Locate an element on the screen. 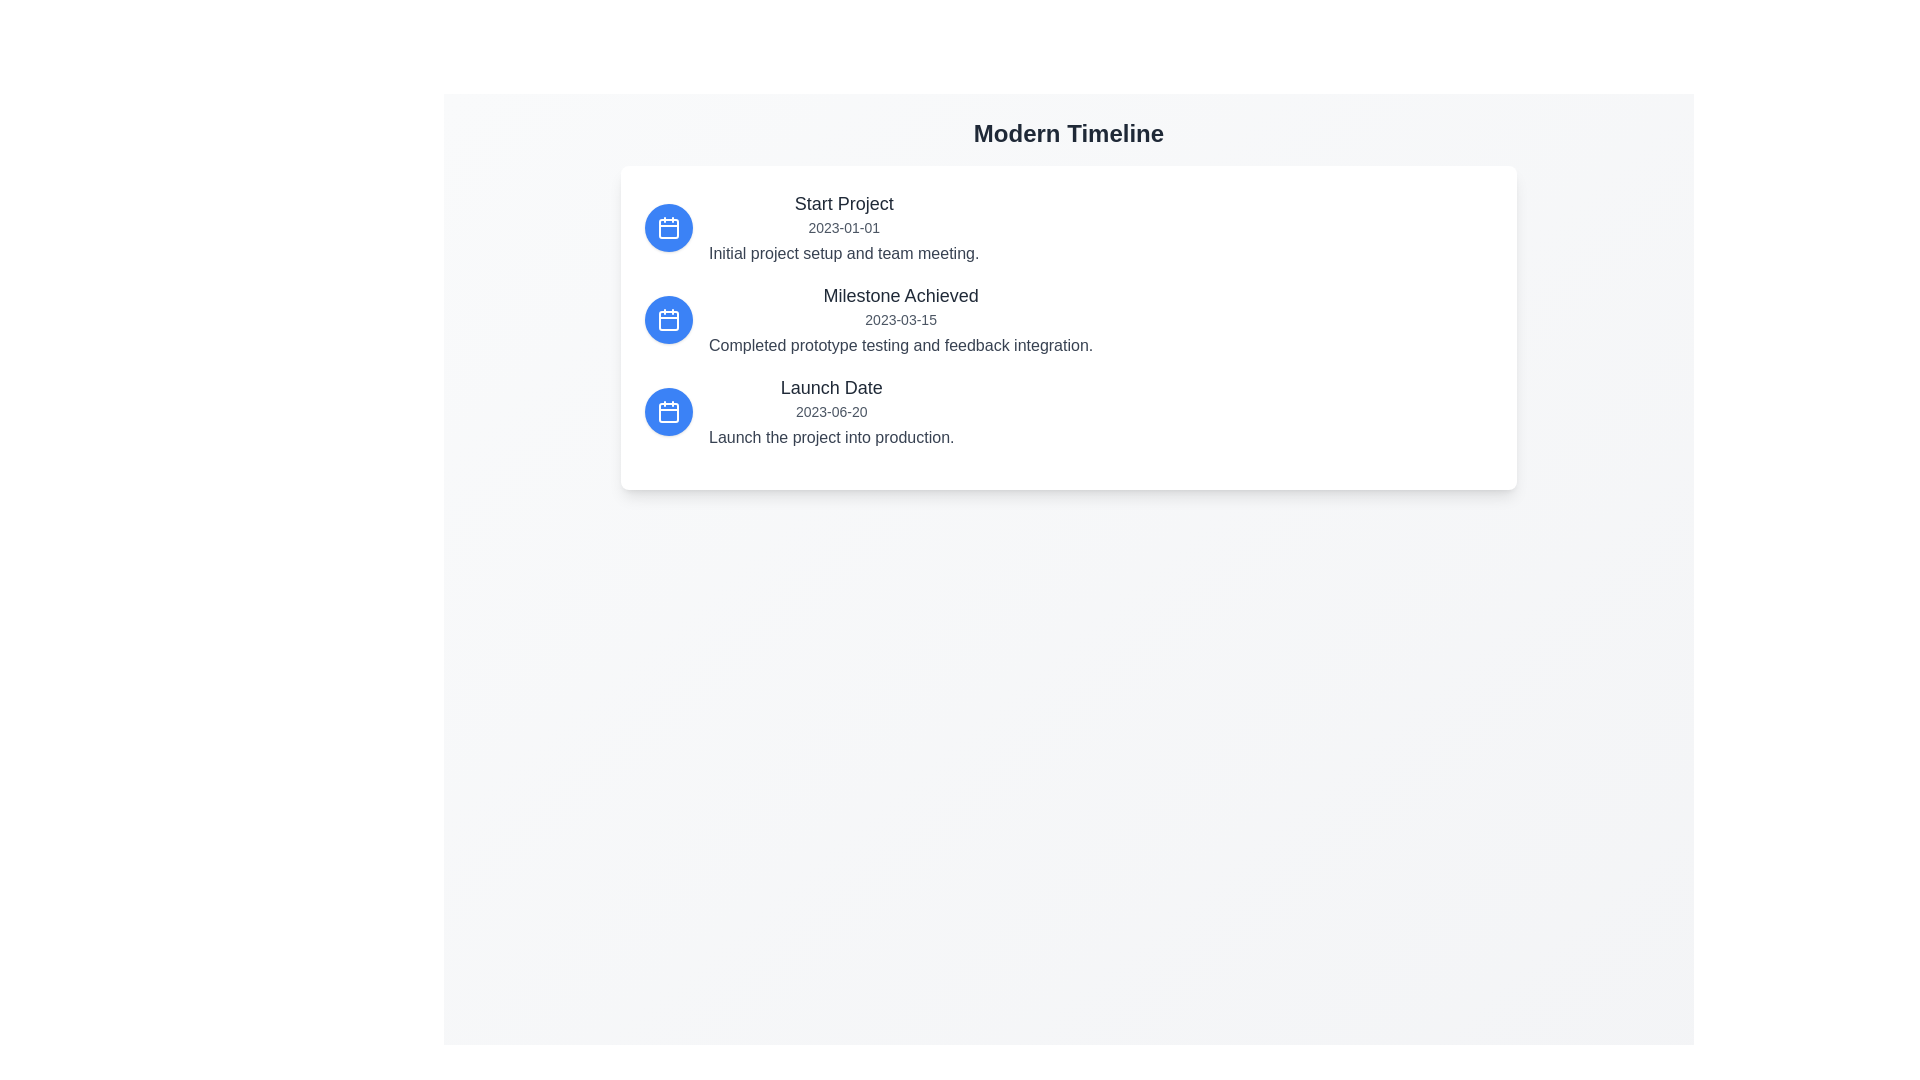 This screenshot has height=1080, width=1920. the third timeline entry that presents details about the launch date of a project, located below the 'Milestone Achieved' entry is located at coordinates (1068, 411).